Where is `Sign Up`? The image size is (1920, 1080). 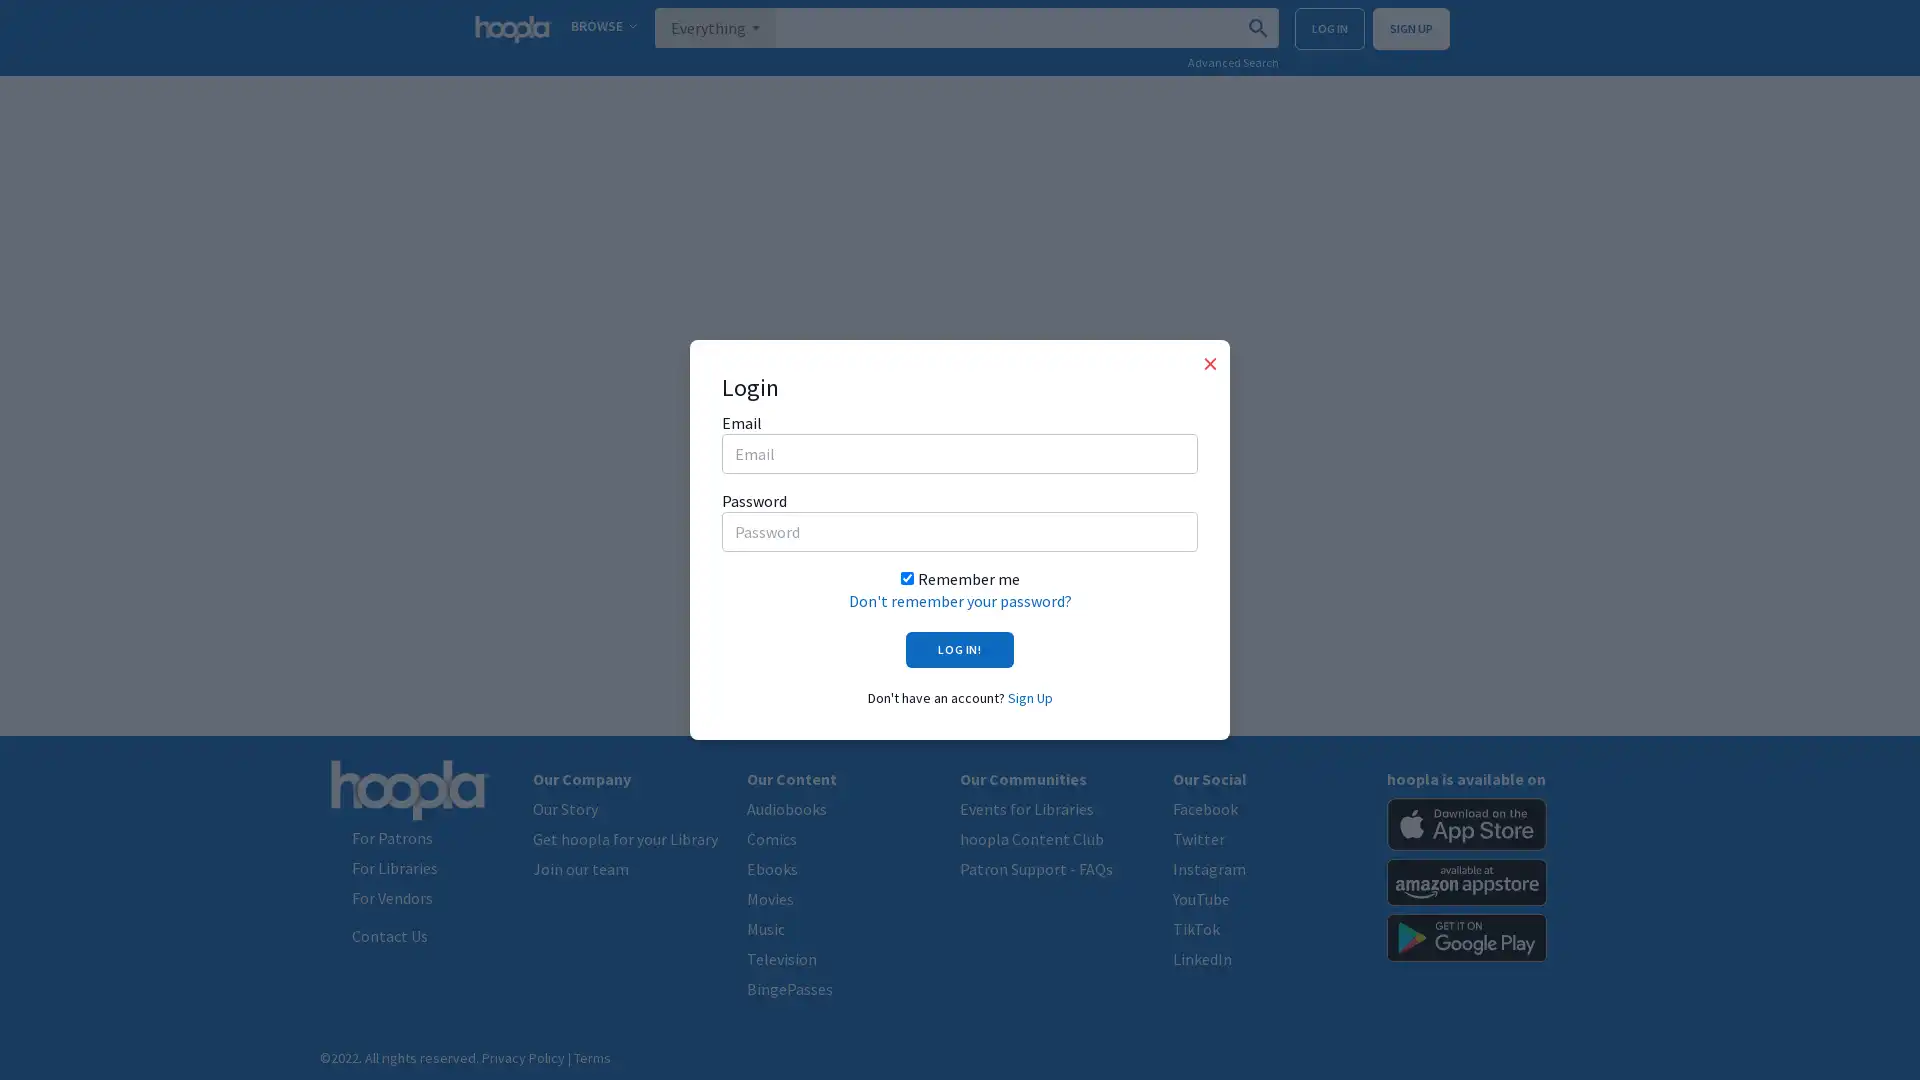 Sign Up is located at coordinates (1029, 697).